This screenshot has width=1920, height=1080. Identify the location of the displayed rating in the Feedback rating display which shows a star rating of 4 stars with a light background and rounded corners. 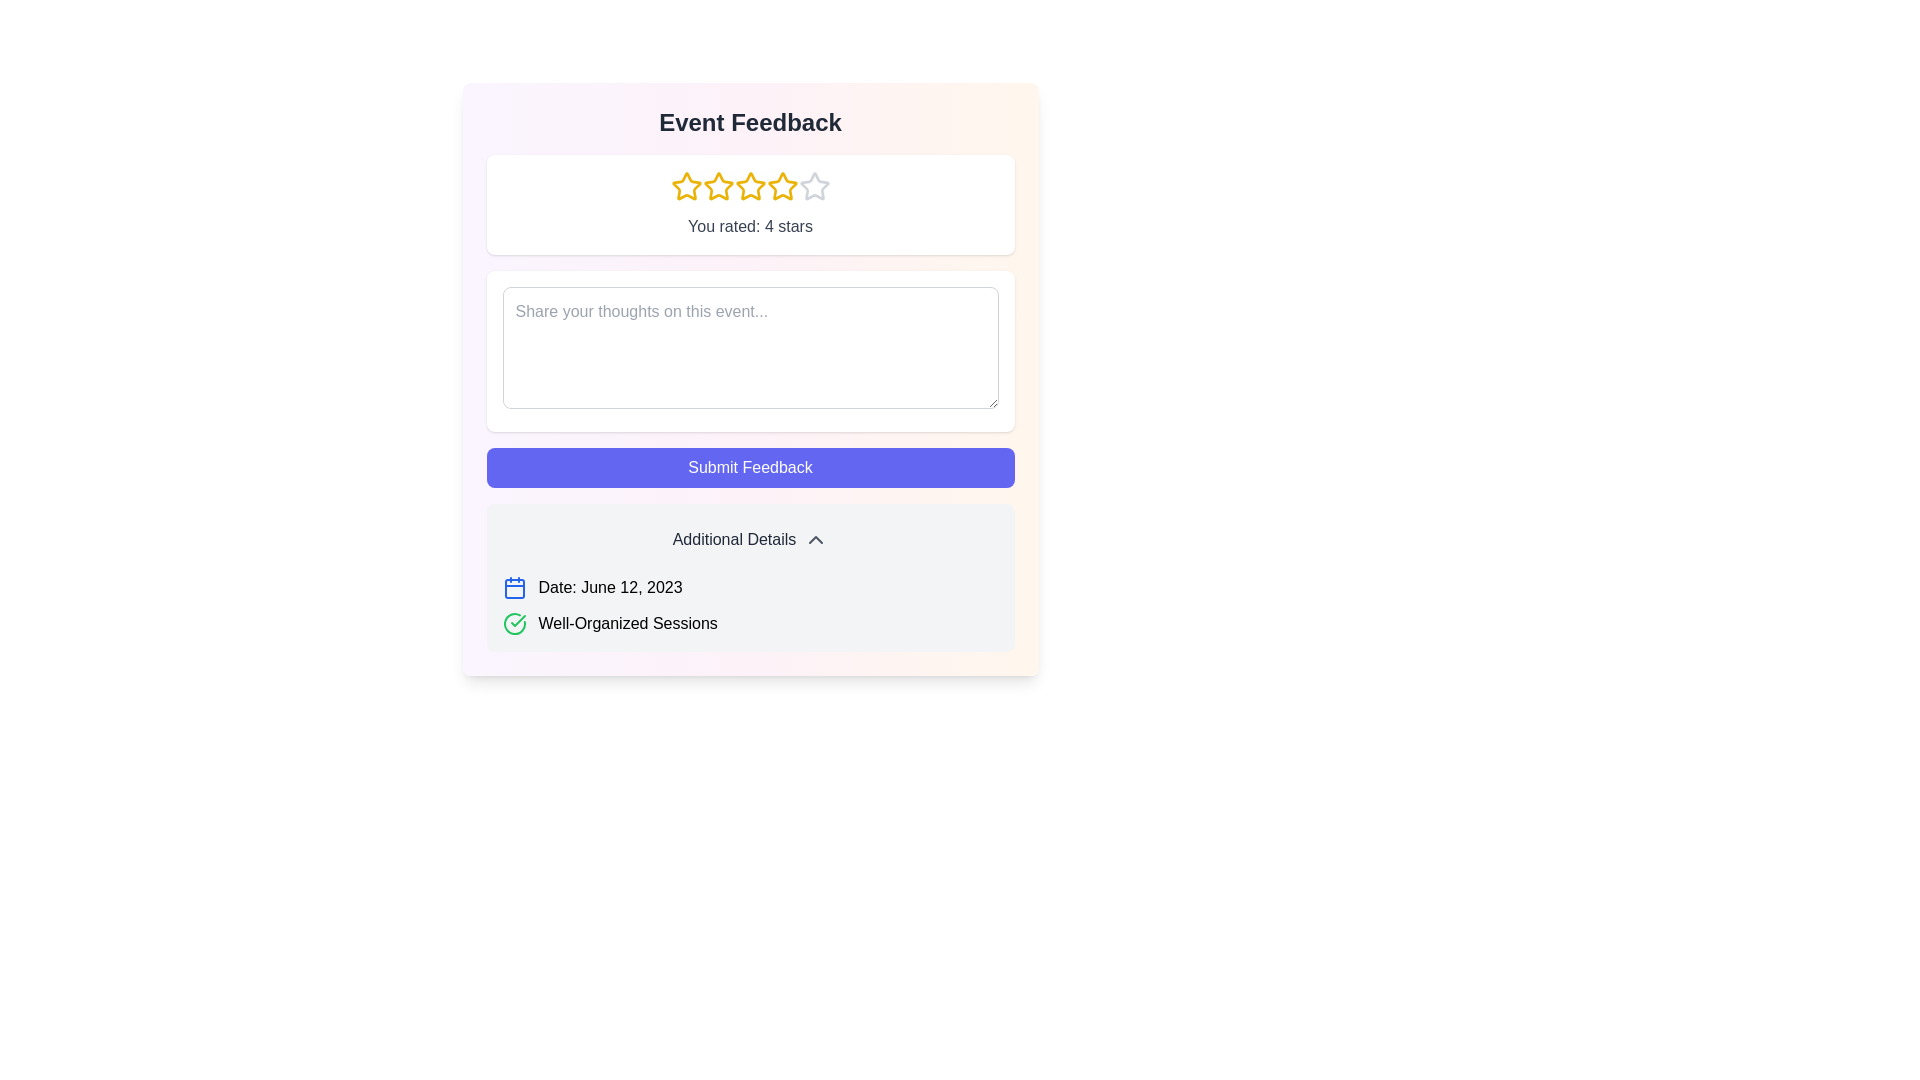
(749, 204).